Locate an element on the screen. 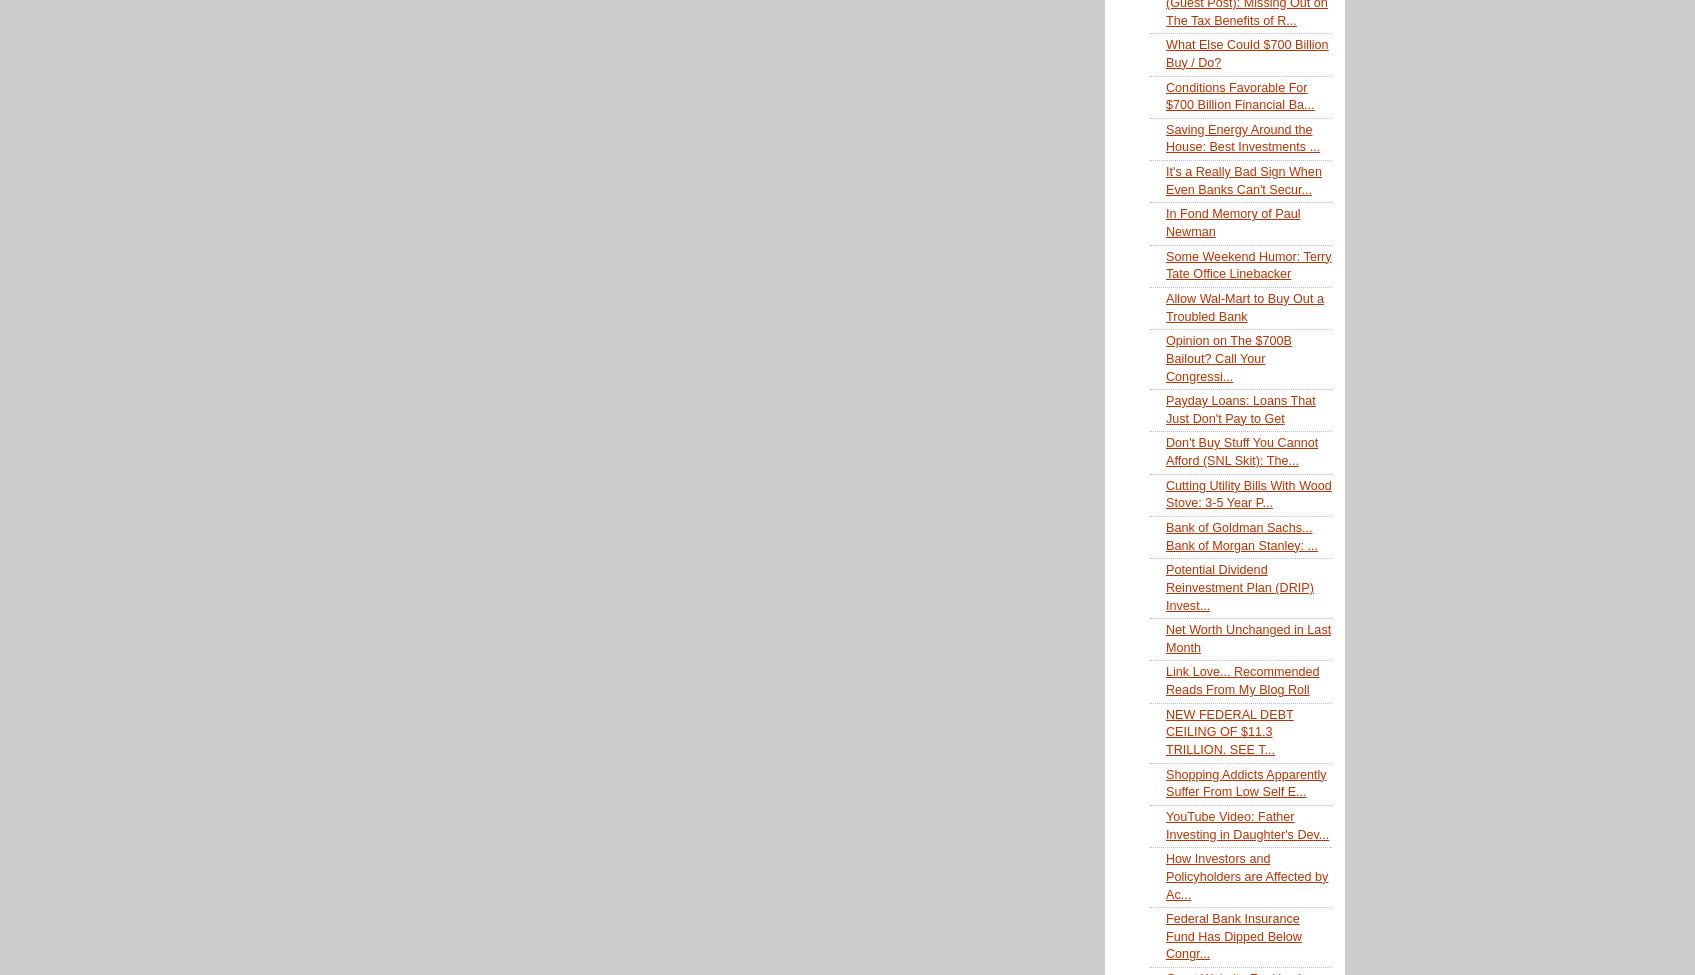 Image resolution: width=1695 pixels, height=975 pixels. 'It's a Really Bad Sign When Even Banks Can't Secur...' is located at coordinates (1242, 179).